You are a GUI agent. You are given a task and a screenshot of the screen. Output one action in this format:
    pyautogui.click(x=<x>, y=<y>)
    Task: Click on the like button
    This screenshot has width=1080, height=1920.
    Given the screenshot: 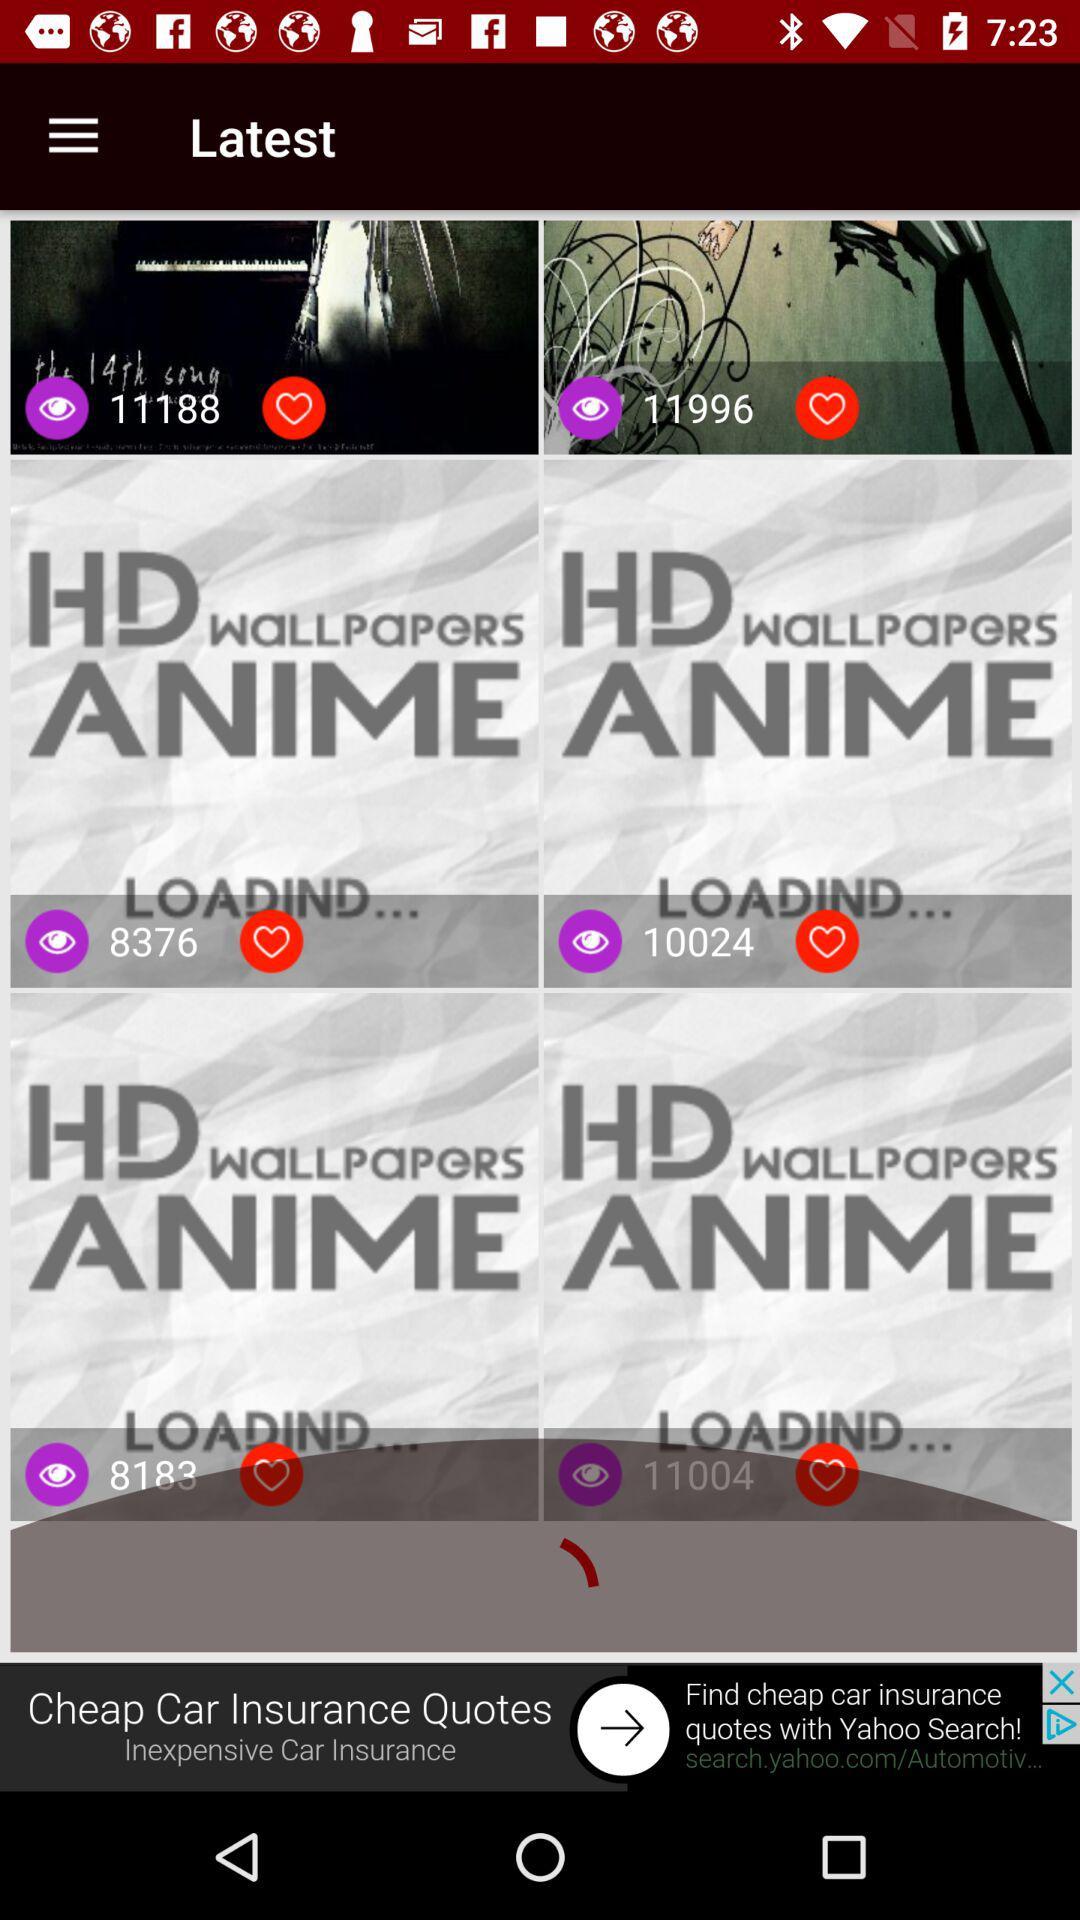 What is the action you would take?
    pyautogui.click(x=271, y=940)
    